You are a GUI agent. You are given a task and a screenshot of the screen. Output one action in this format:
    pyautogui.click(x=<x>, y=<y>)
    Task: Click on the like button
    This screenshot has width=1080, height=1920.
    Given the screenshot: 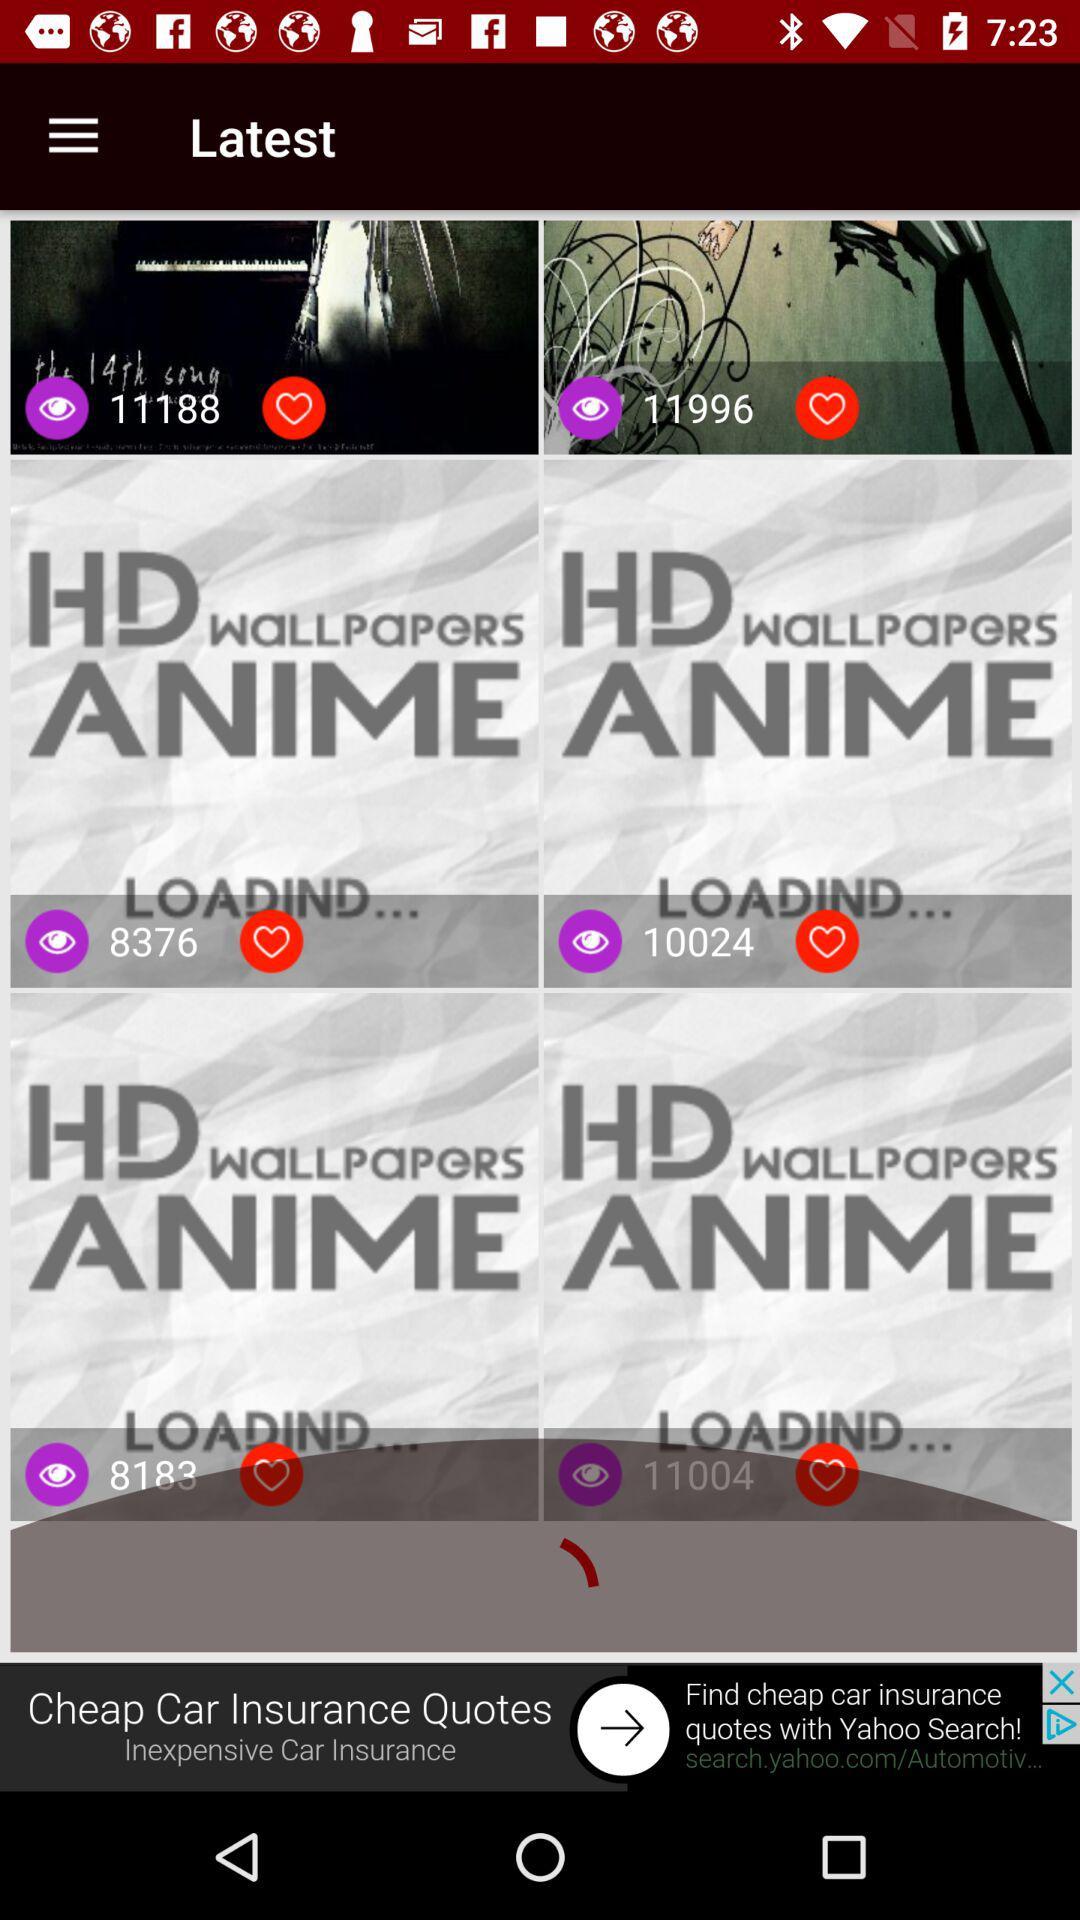 What is the action you would take?
    pyautogui.click(x=271, y=940)
    